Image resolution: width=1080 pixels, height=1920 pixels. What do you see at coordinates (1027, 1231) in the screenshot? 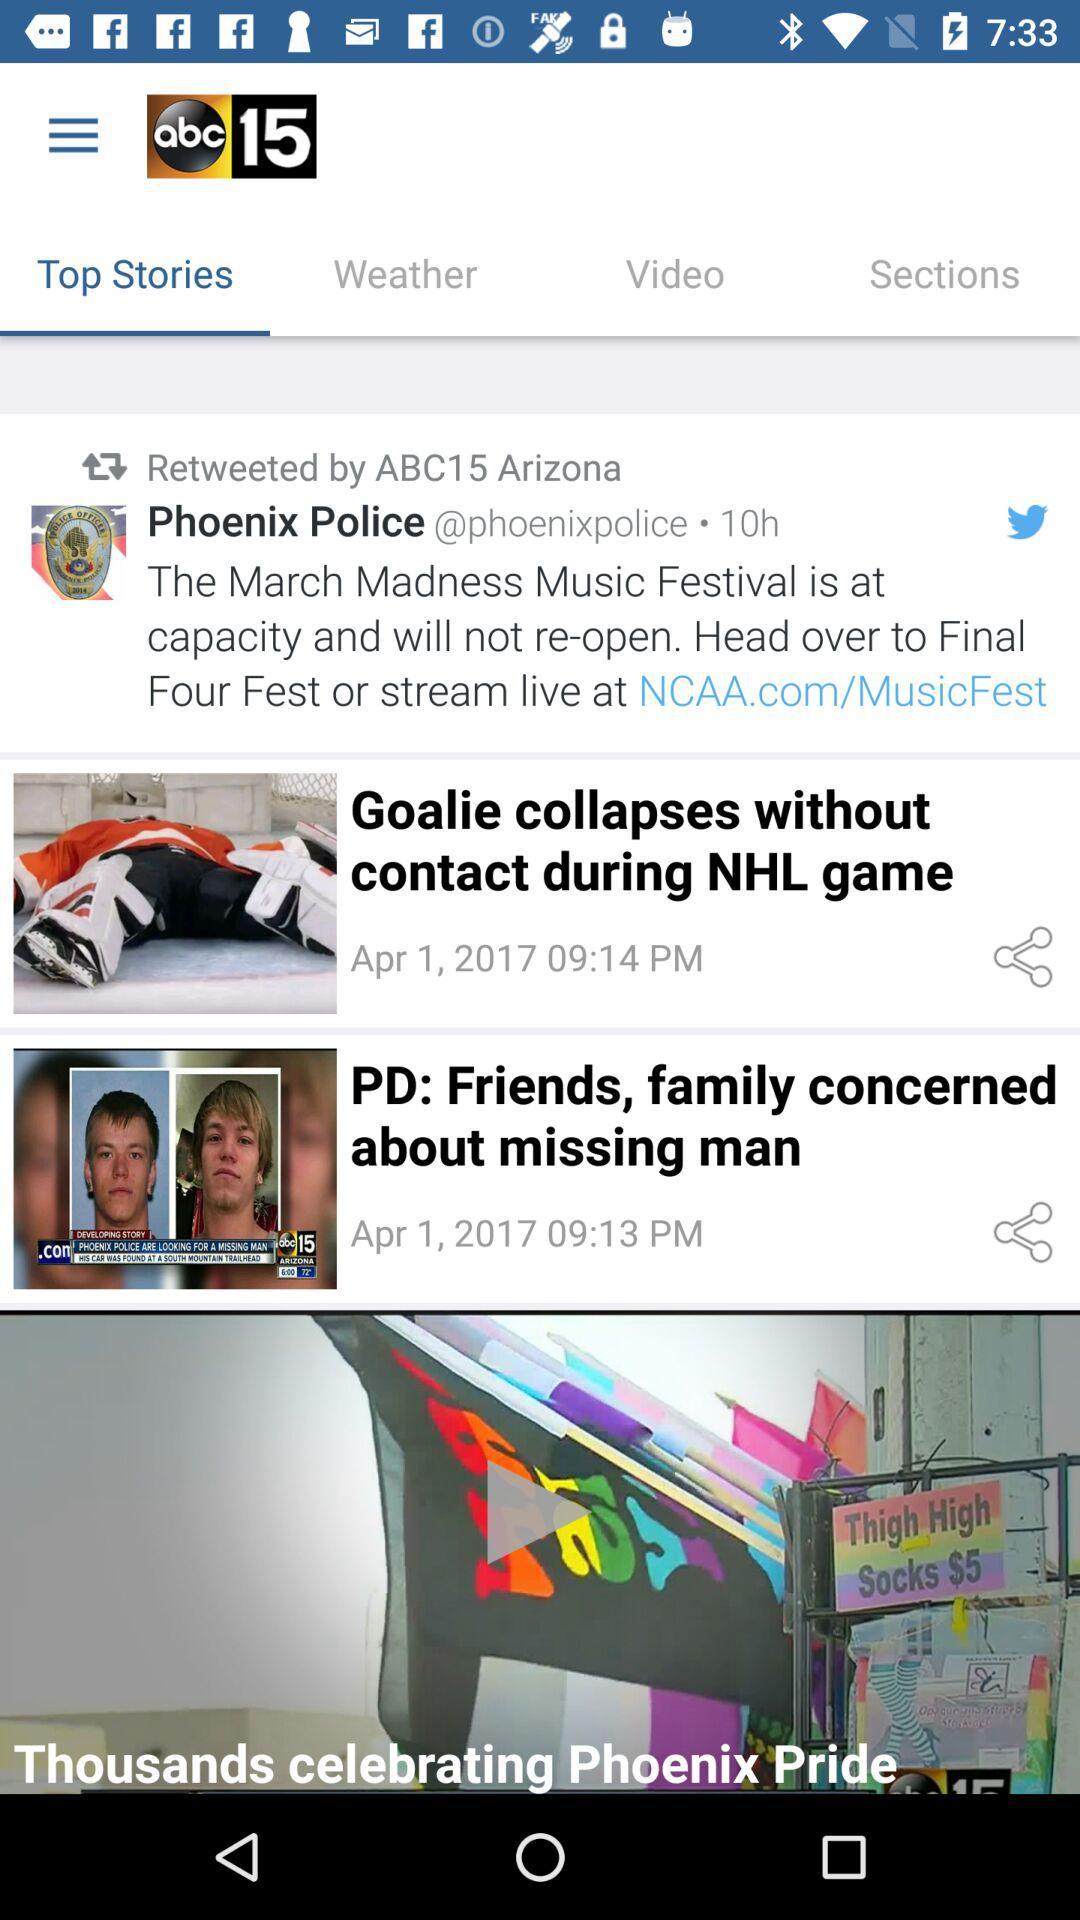
I see `share content` at bounding box center [1027, 1231].